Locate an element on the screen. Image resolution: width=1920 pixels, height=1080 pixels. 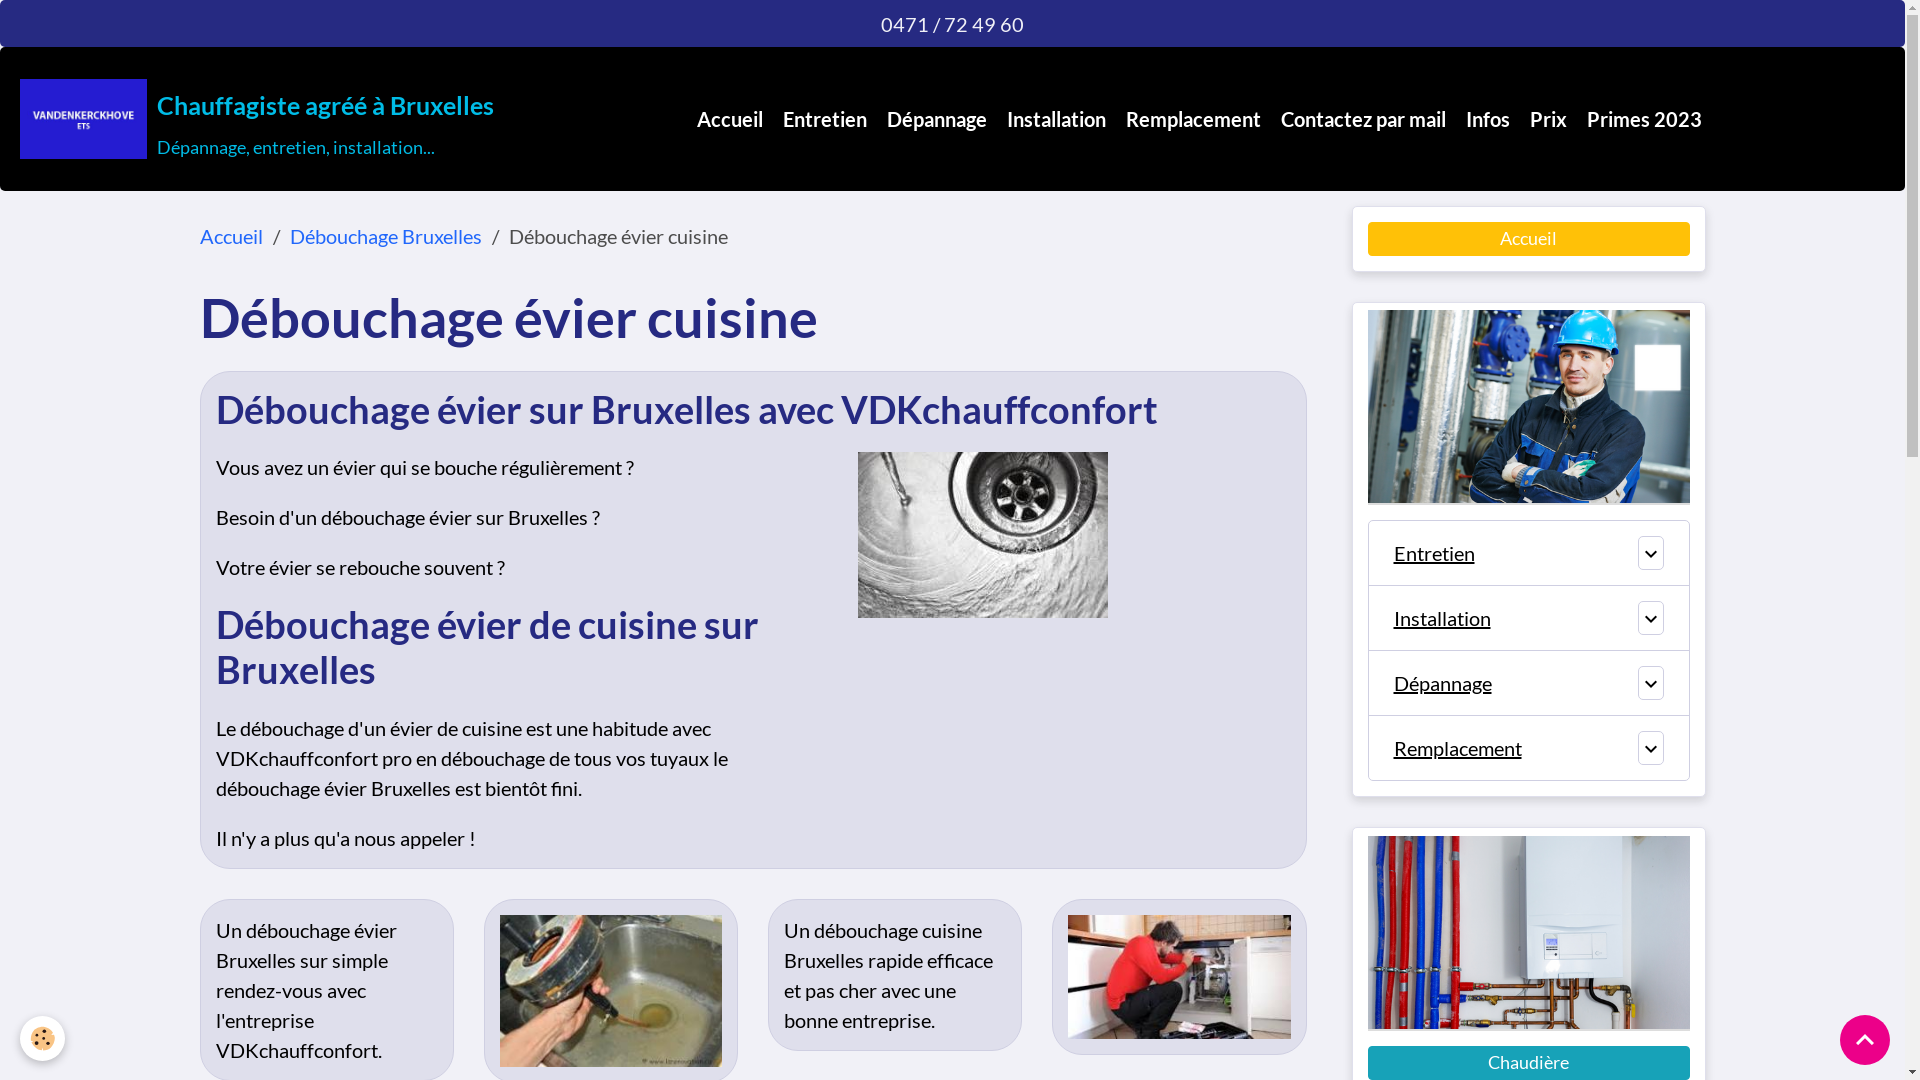
'0471 / 72 49 60' is located at coordinates (951, 23).